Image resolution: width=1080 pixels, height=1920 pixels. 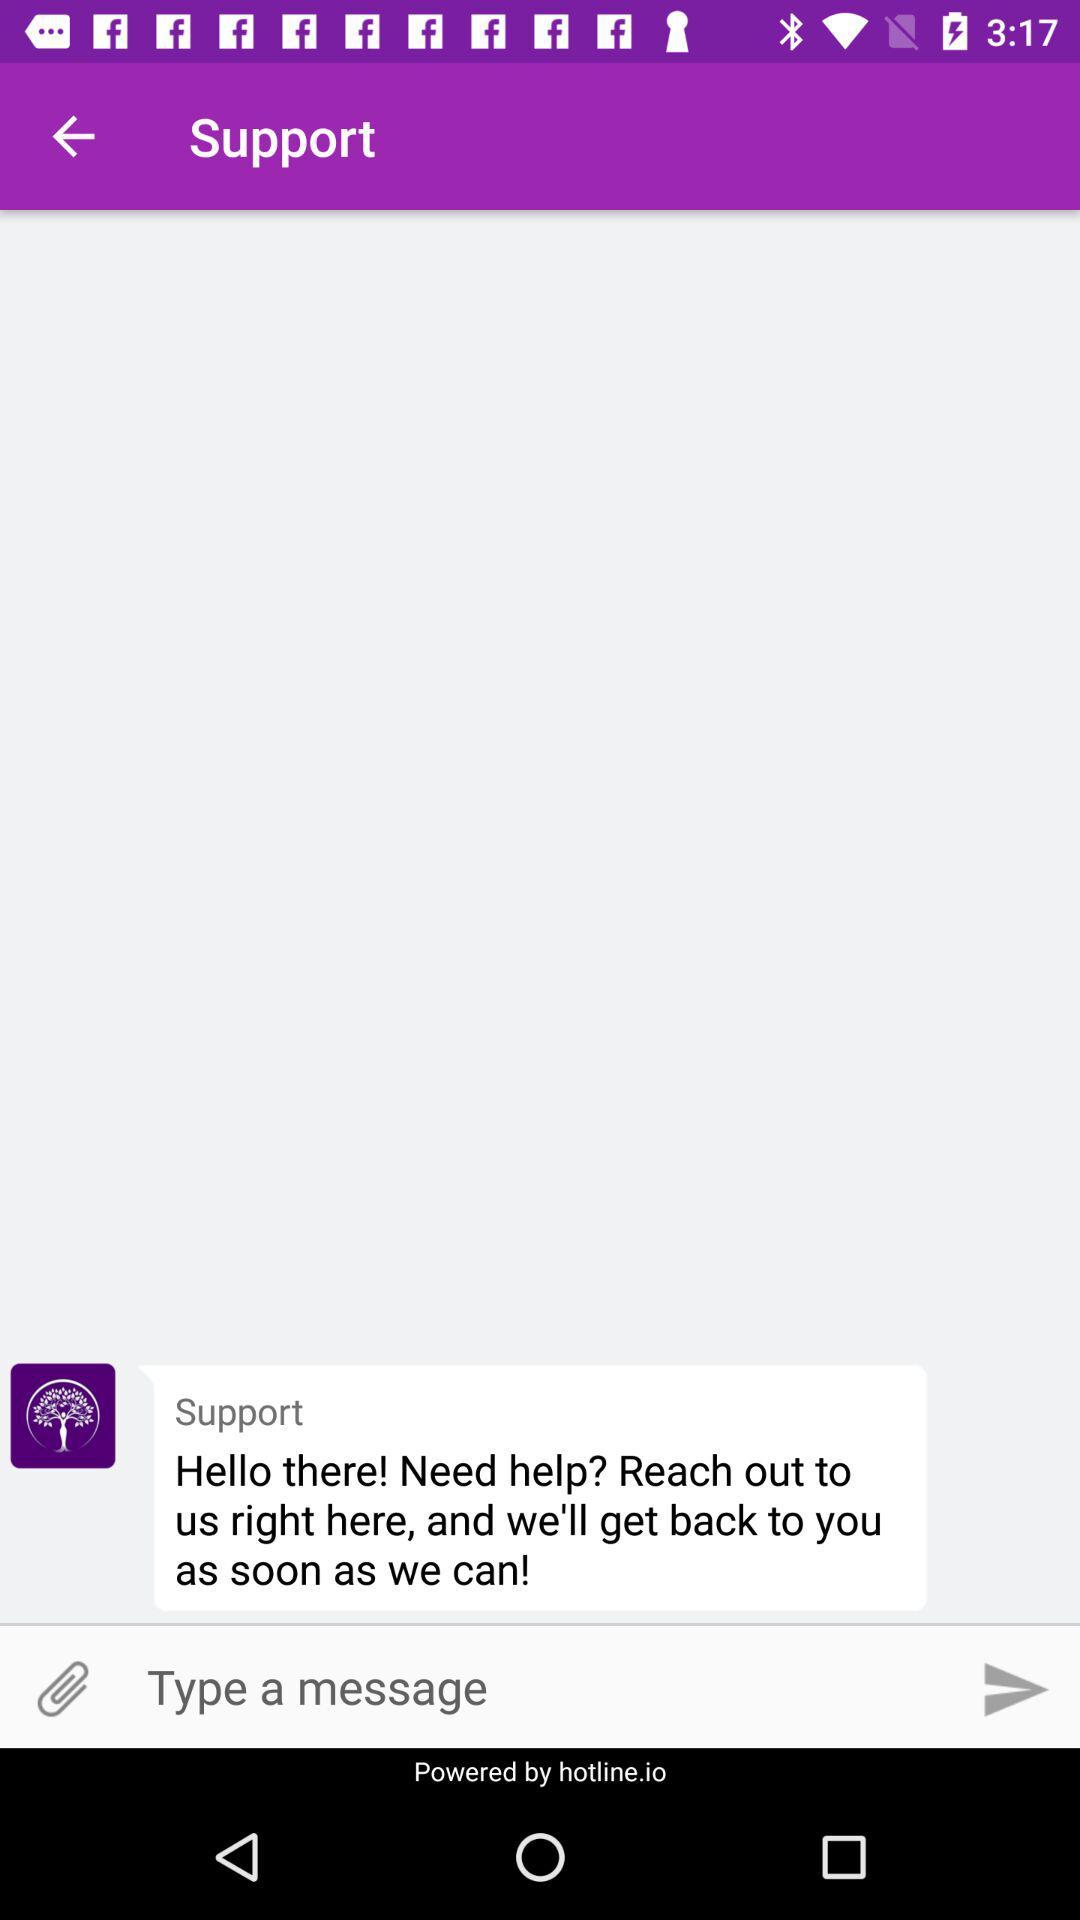 What do you see at coordinates (1017, 1688) in the screenshot?
I see `the item at the bottom right corner` at bounding box center [1017, 1688].